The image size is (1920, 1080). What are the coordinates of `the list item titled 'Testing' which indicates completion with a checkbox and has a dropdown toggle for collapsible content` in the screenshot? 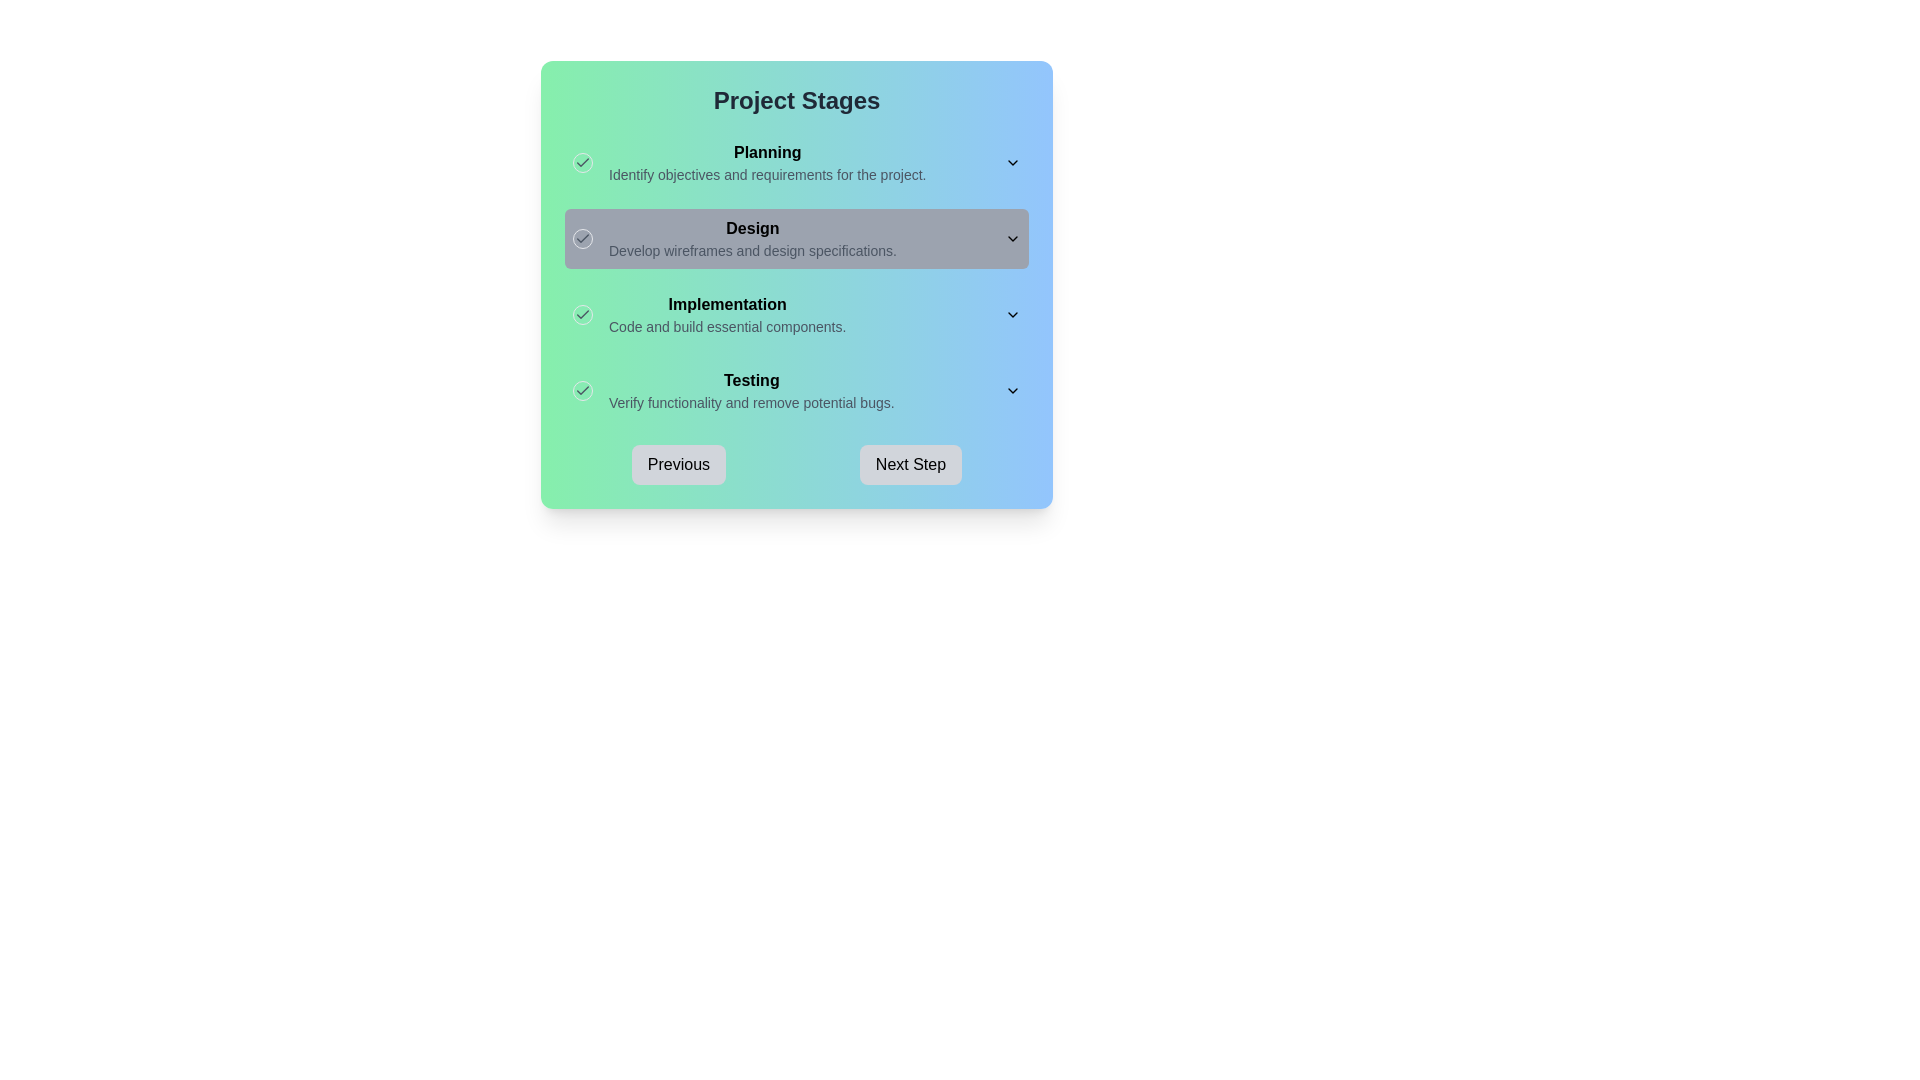 It's located at (795, 390).